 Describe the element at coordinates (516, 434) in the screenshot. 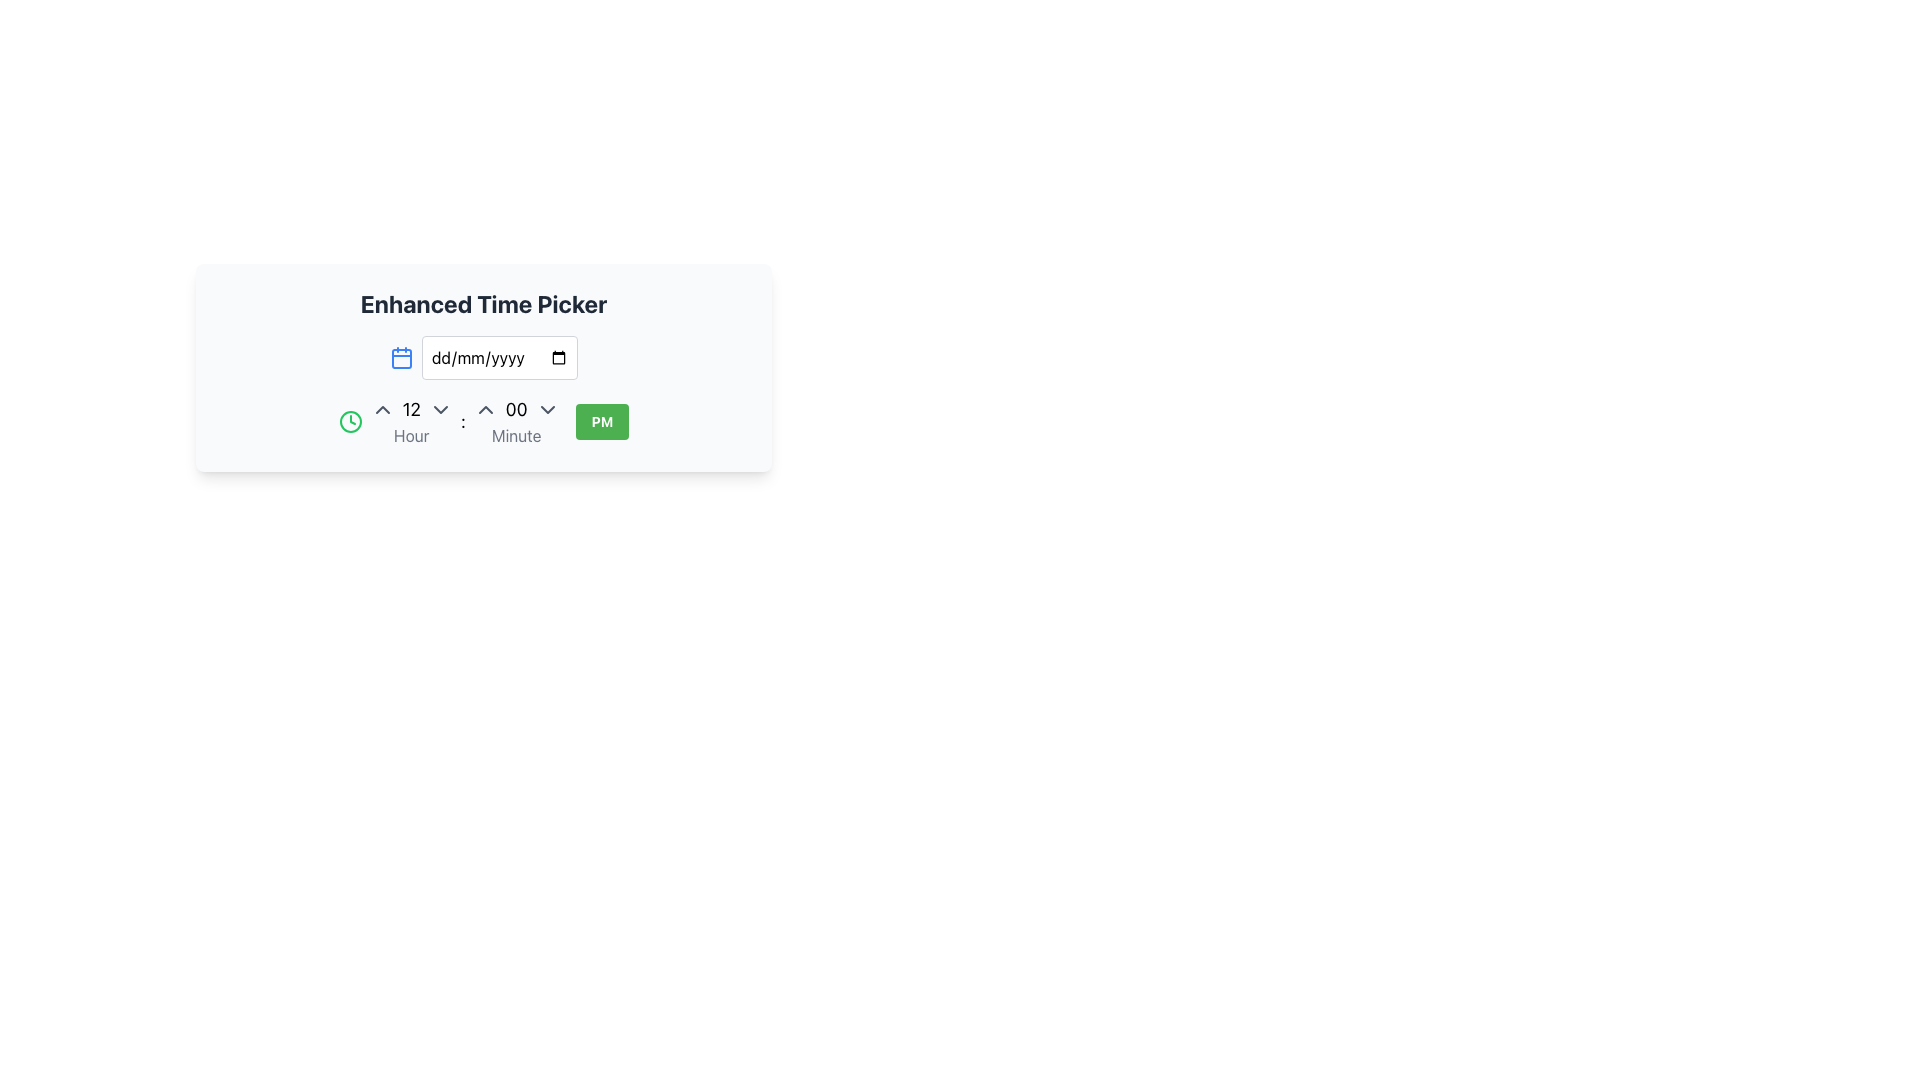

I see `the text label displaying 'Minute', which is styled in gray color and positioned below the numerical display '00' in the time input interface` at that location.